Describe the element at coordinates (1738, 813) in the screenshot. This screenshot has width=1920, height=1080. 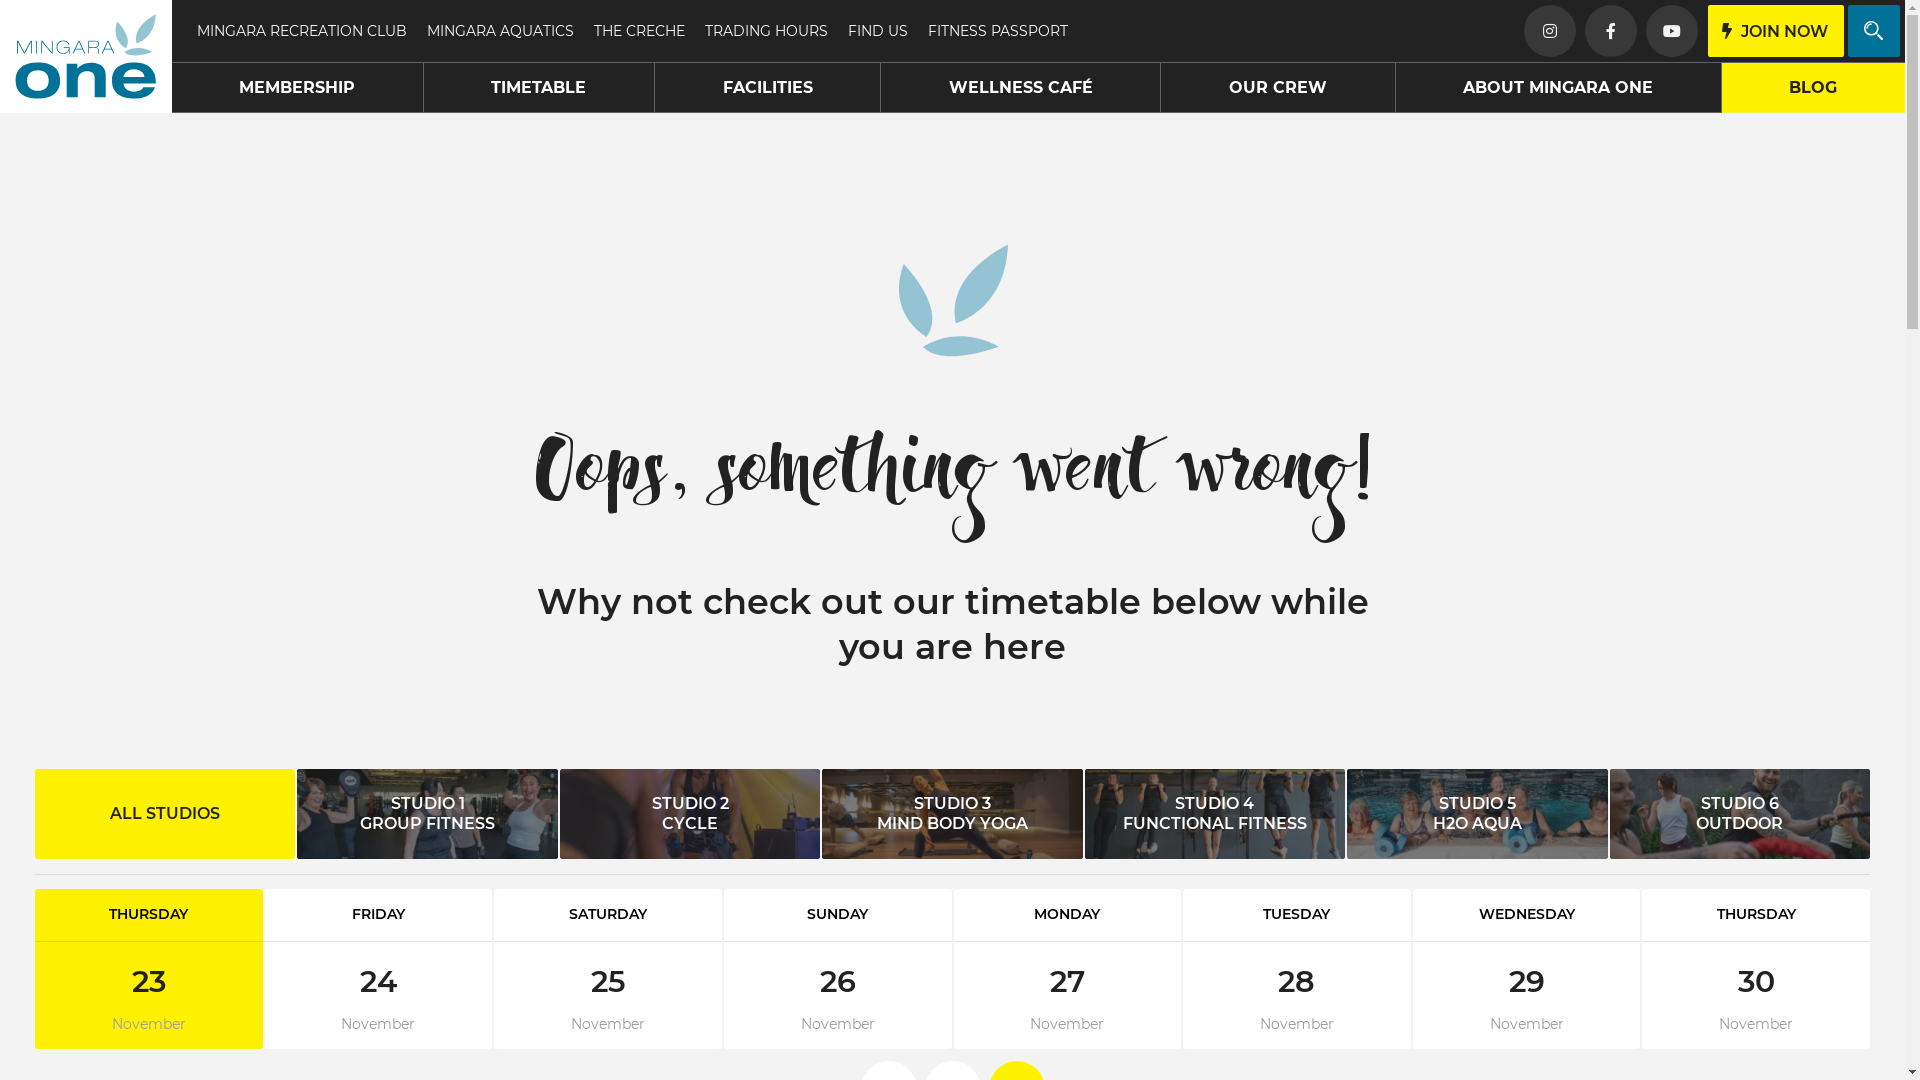
I see `'STUDIO 6` at that location.